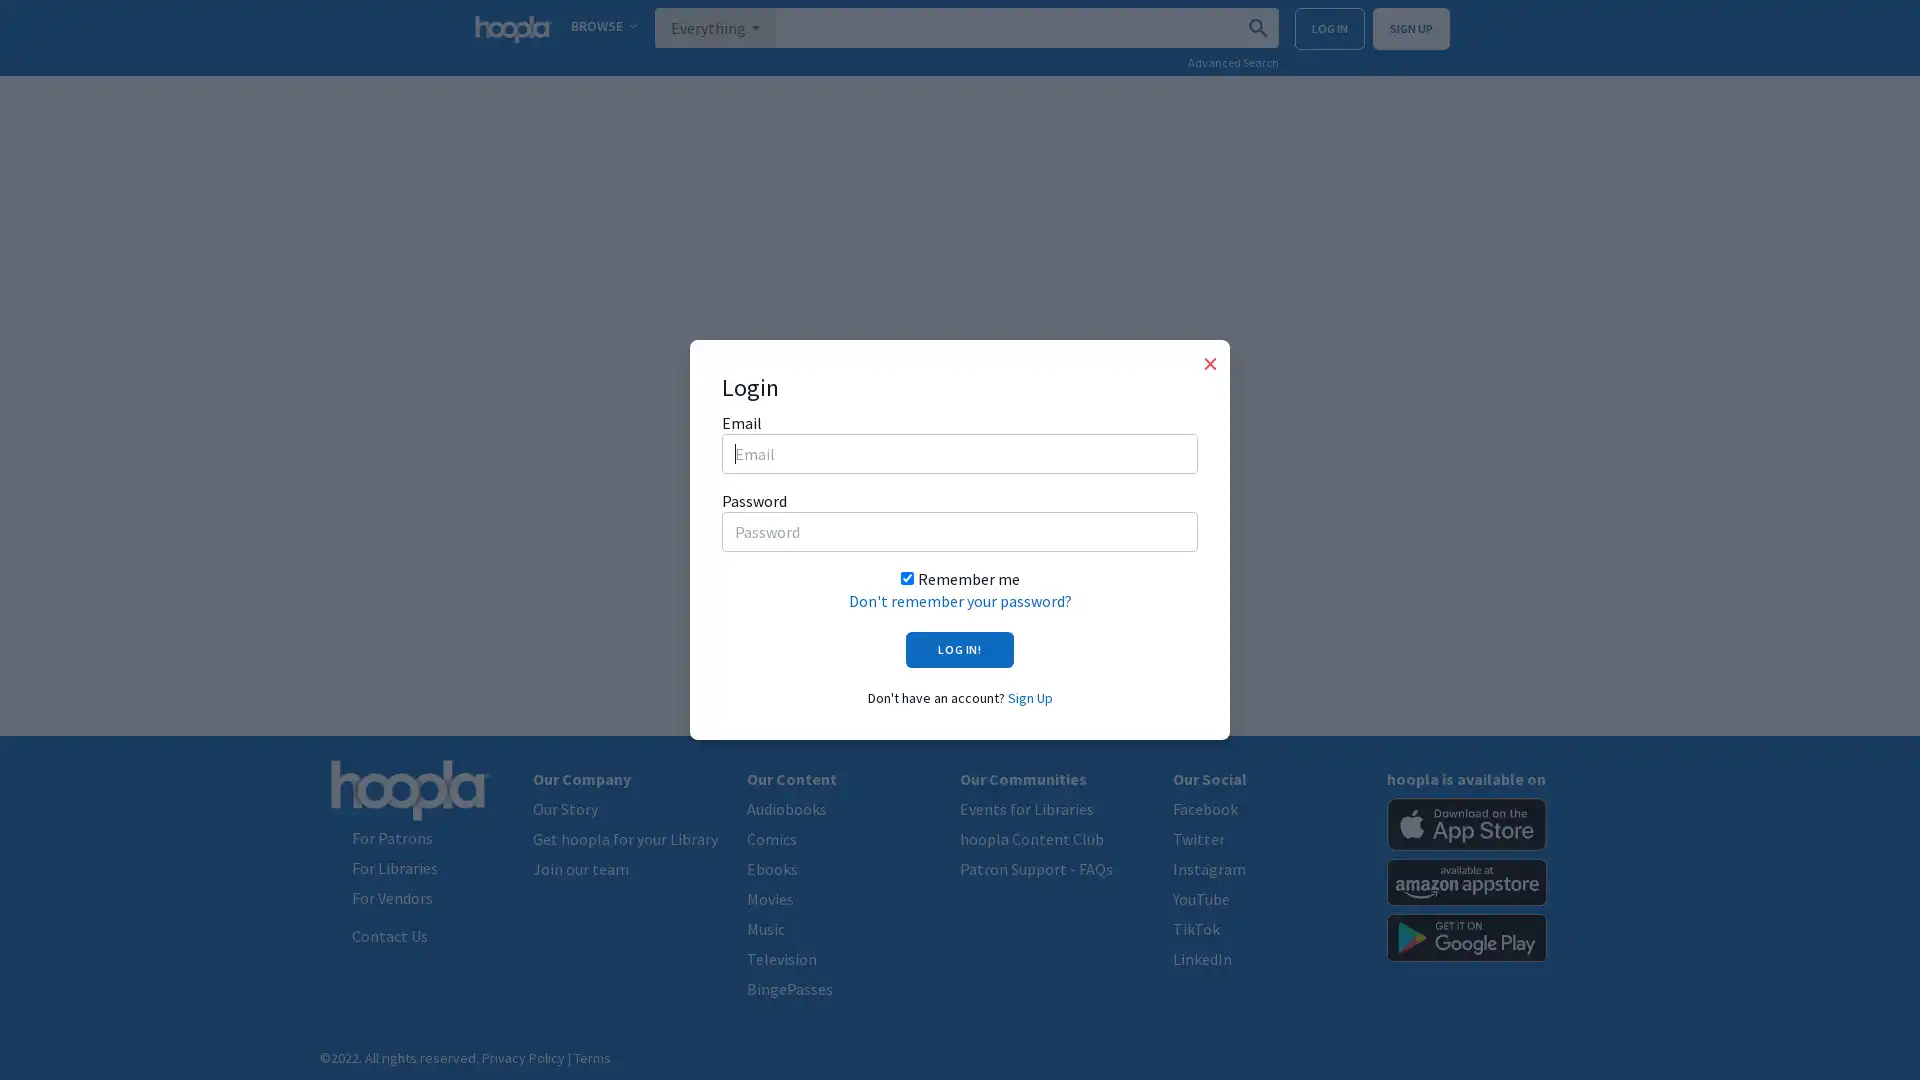  I want to click on LOG IN!, so click(958, 650).